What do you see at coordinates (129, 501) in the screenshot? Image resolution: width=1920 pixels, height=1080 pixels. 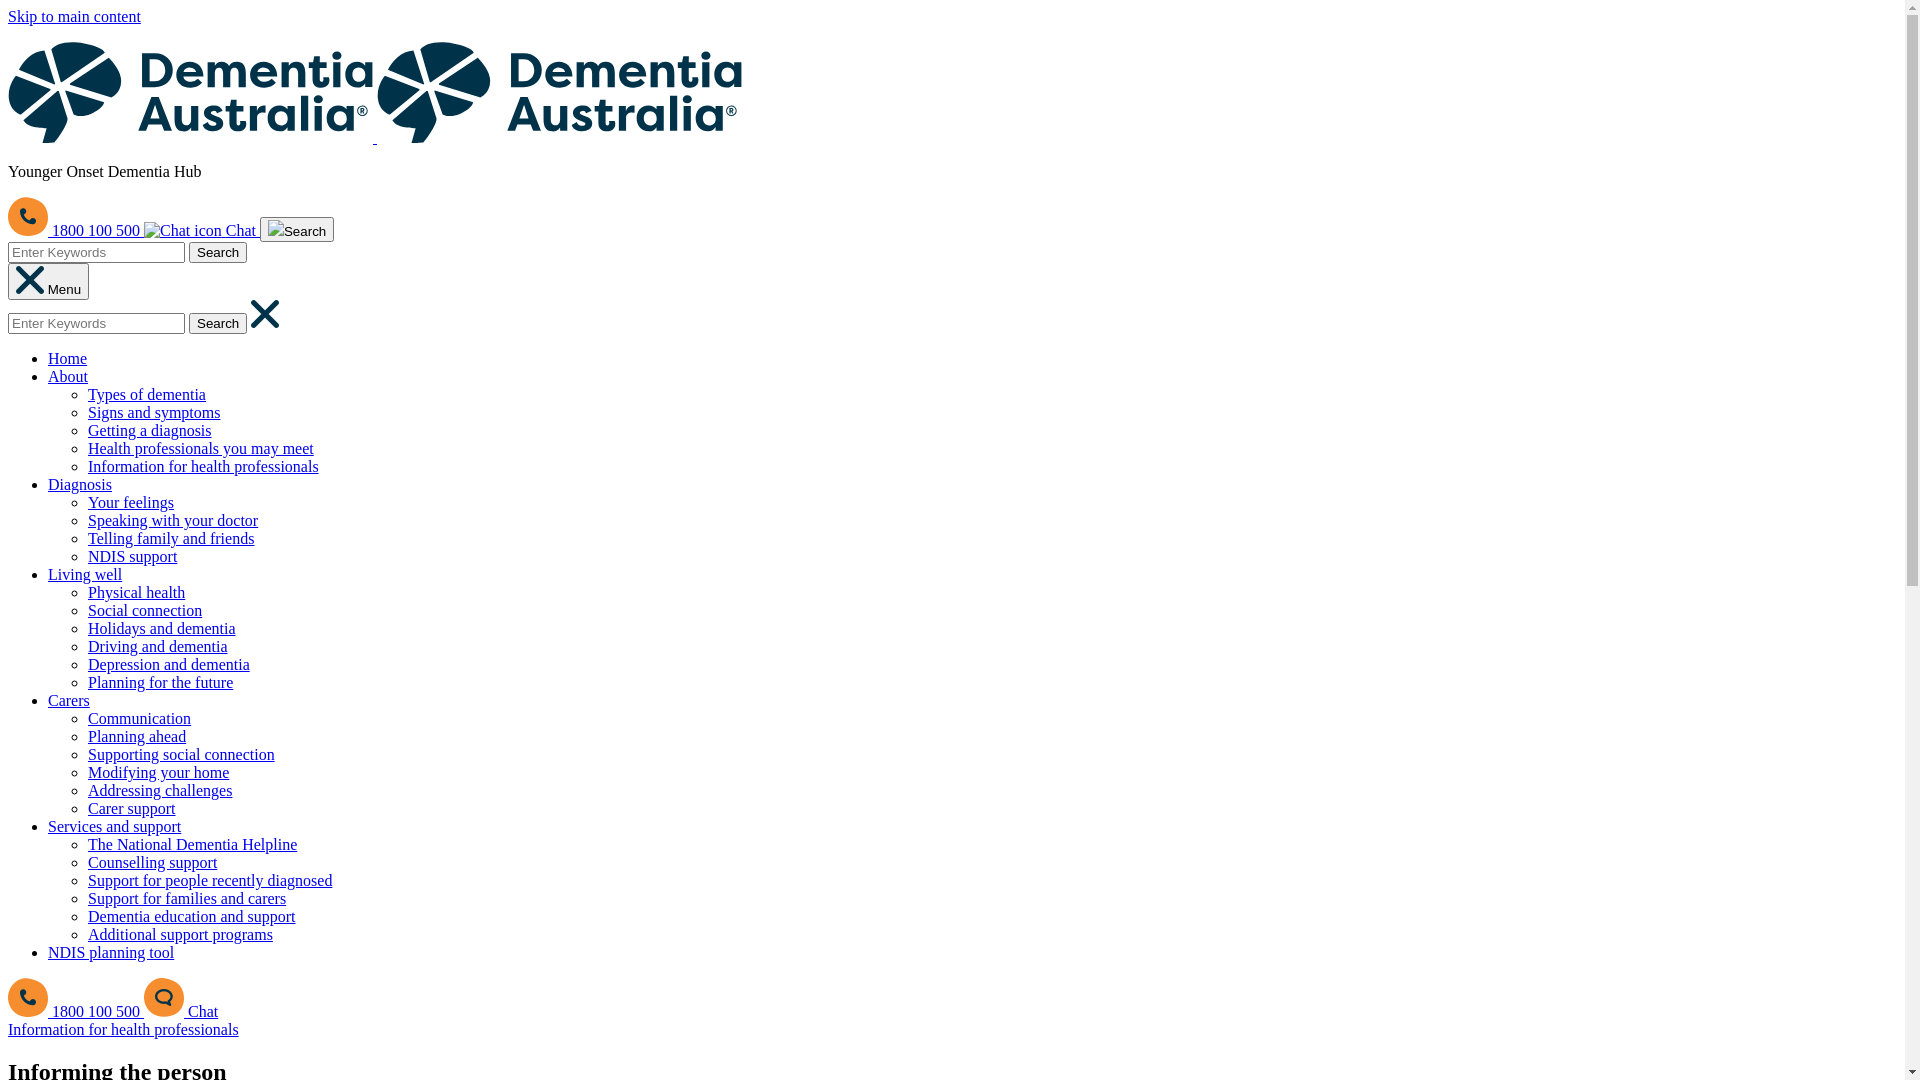 I see `'Your feelings'` at bounding box center [129, 501].